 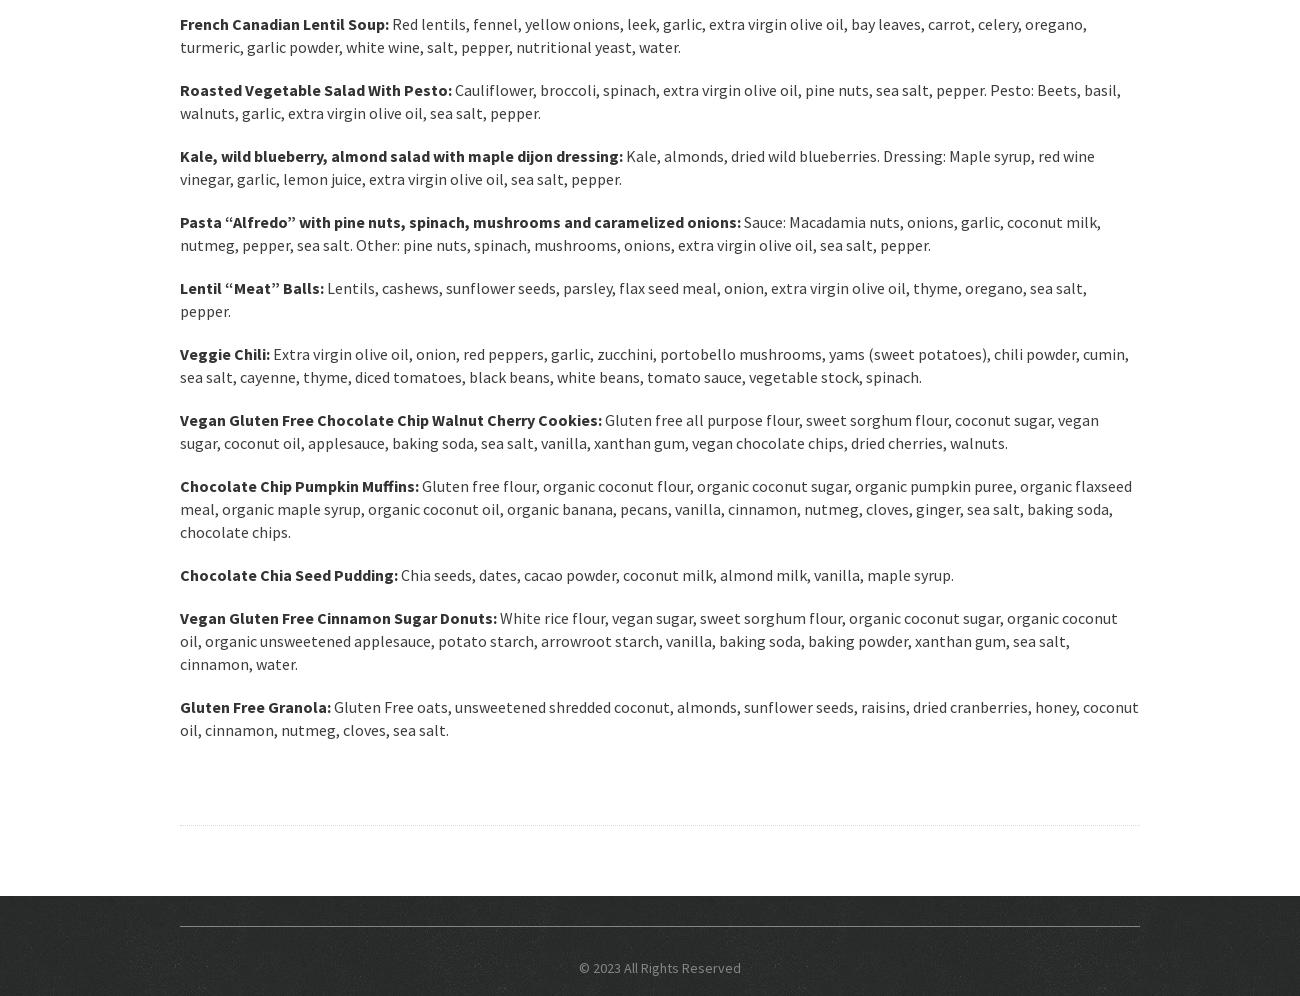 What do you see at coordinates (459, 221) in the screenshot?
I see `'Pasta “Alfredo” with pine nuts, spinach, mushrooms and caramelized onions:'` at bounding box center [459, 221].